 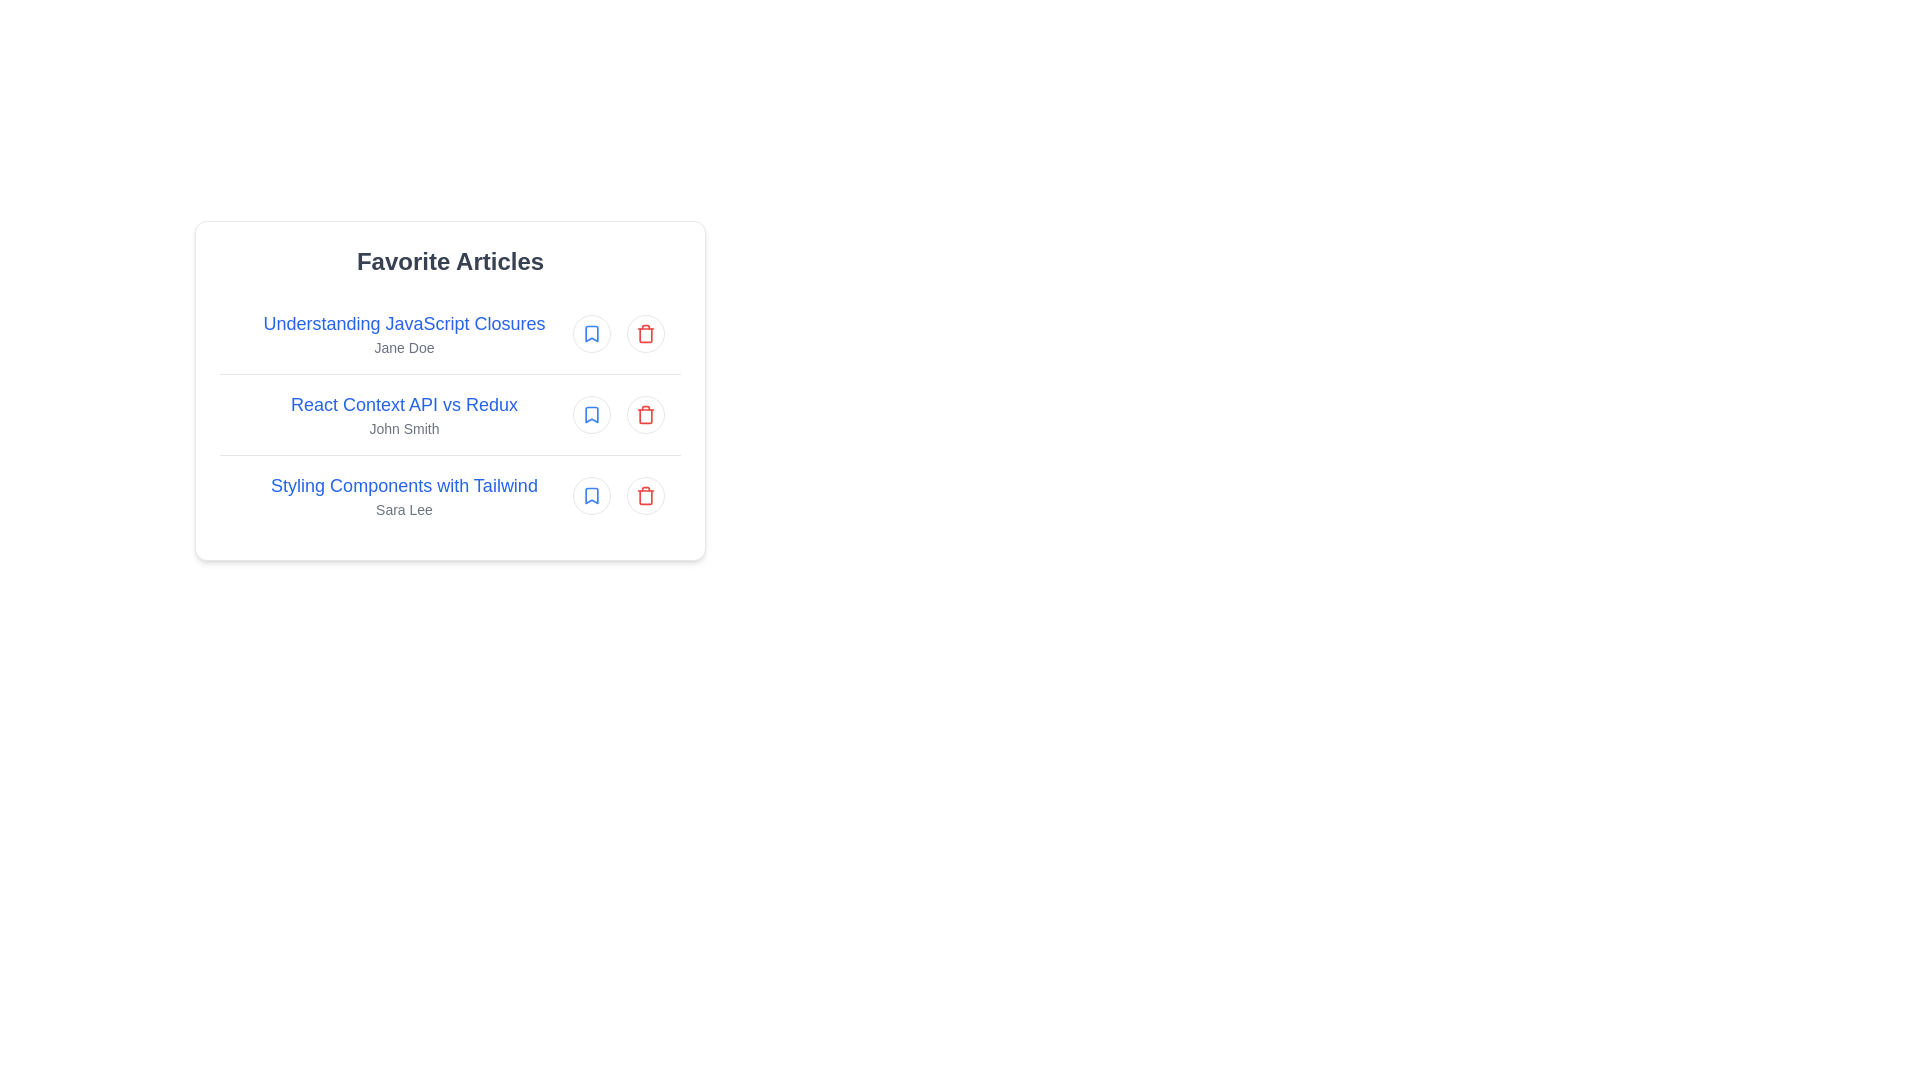 What do you see at coordinates (590, 414) in the screenshot?
I see `the Bookmark icon for the article titled 'React Context API vs Redux'` at bounding box center [590, 414].